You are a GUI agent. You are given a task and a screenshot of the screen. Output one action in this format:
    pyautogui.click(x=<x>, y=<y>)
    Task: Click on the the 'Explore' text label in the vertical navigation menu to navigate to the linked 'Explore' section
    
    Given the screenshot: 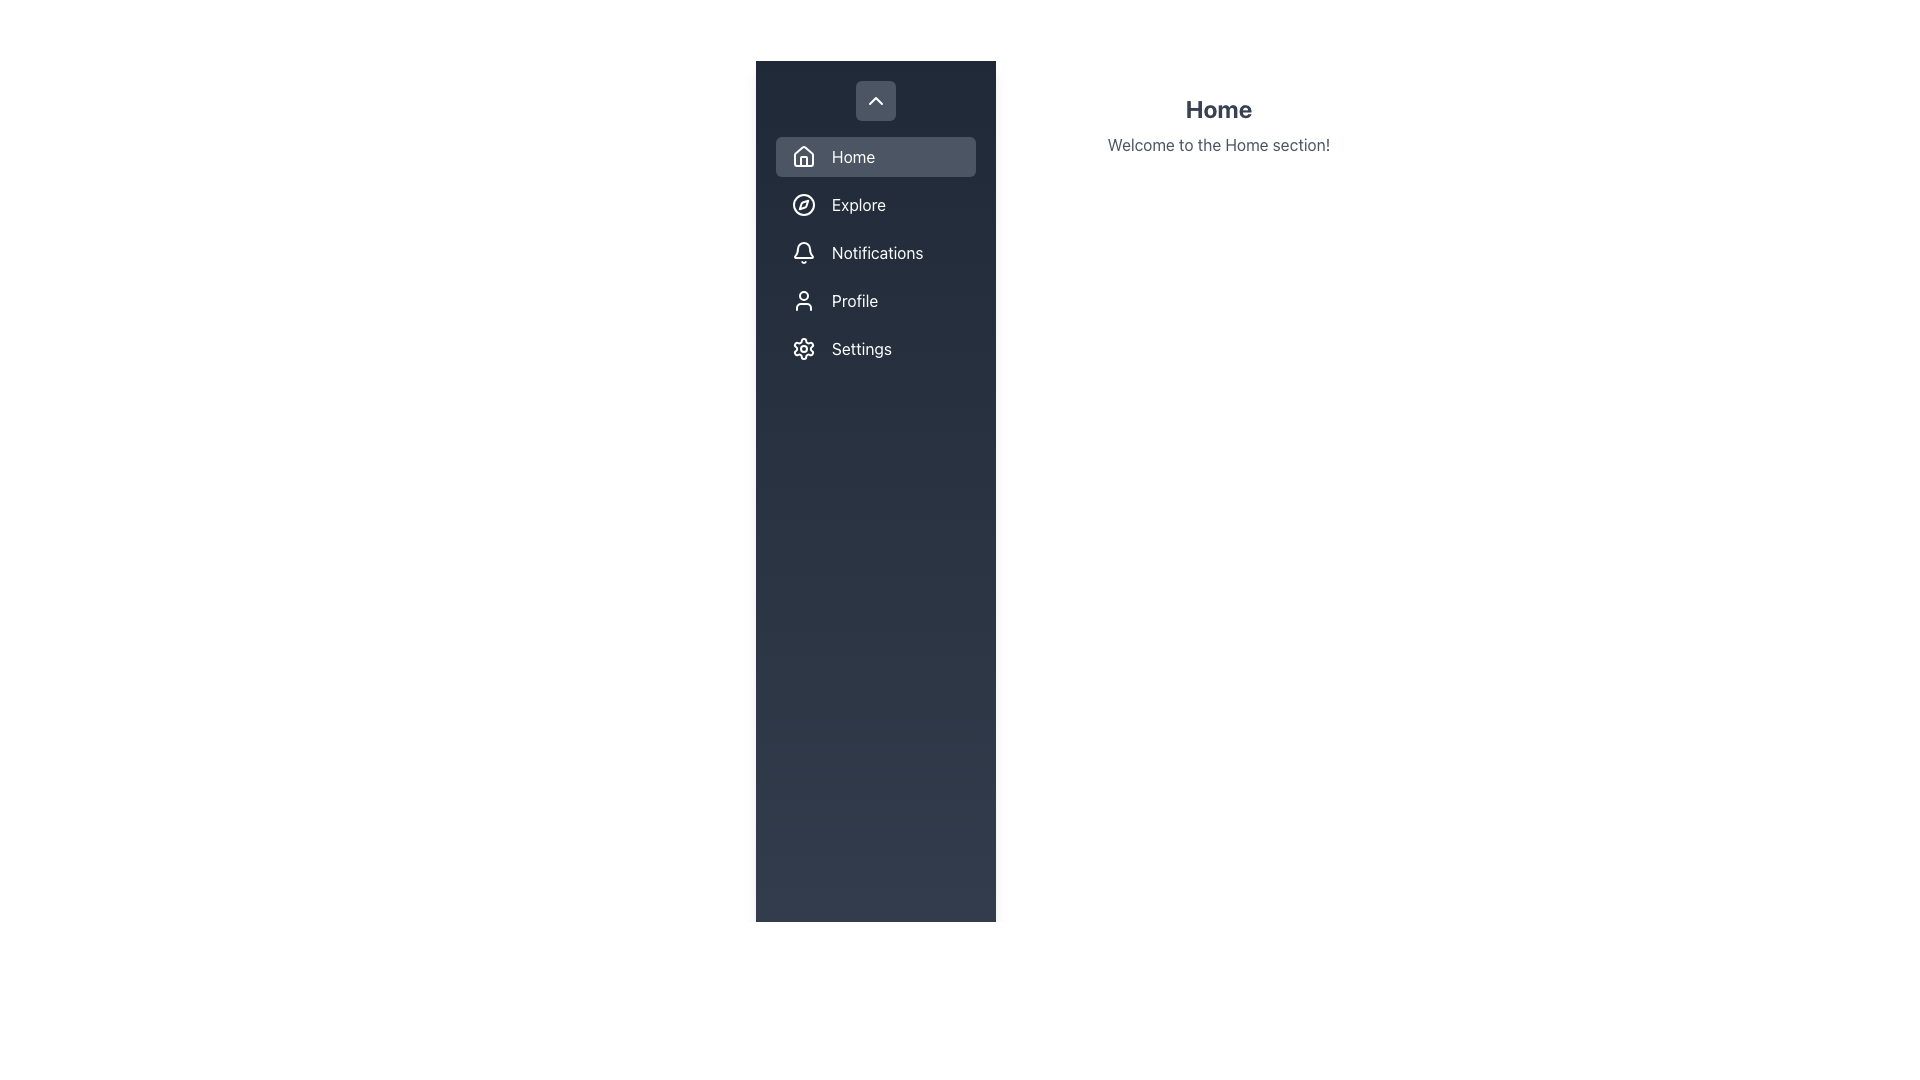 What is the action you would take?
    pyautogui.click(x=859, y=204)
    